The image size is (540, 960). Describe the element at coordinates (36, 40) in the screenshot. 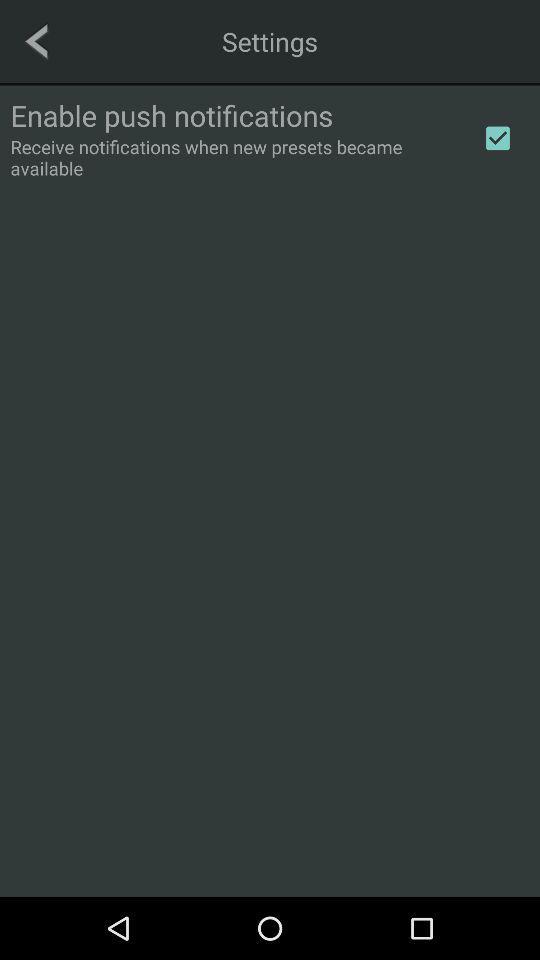

I see `icon at the top left corner` at that location.